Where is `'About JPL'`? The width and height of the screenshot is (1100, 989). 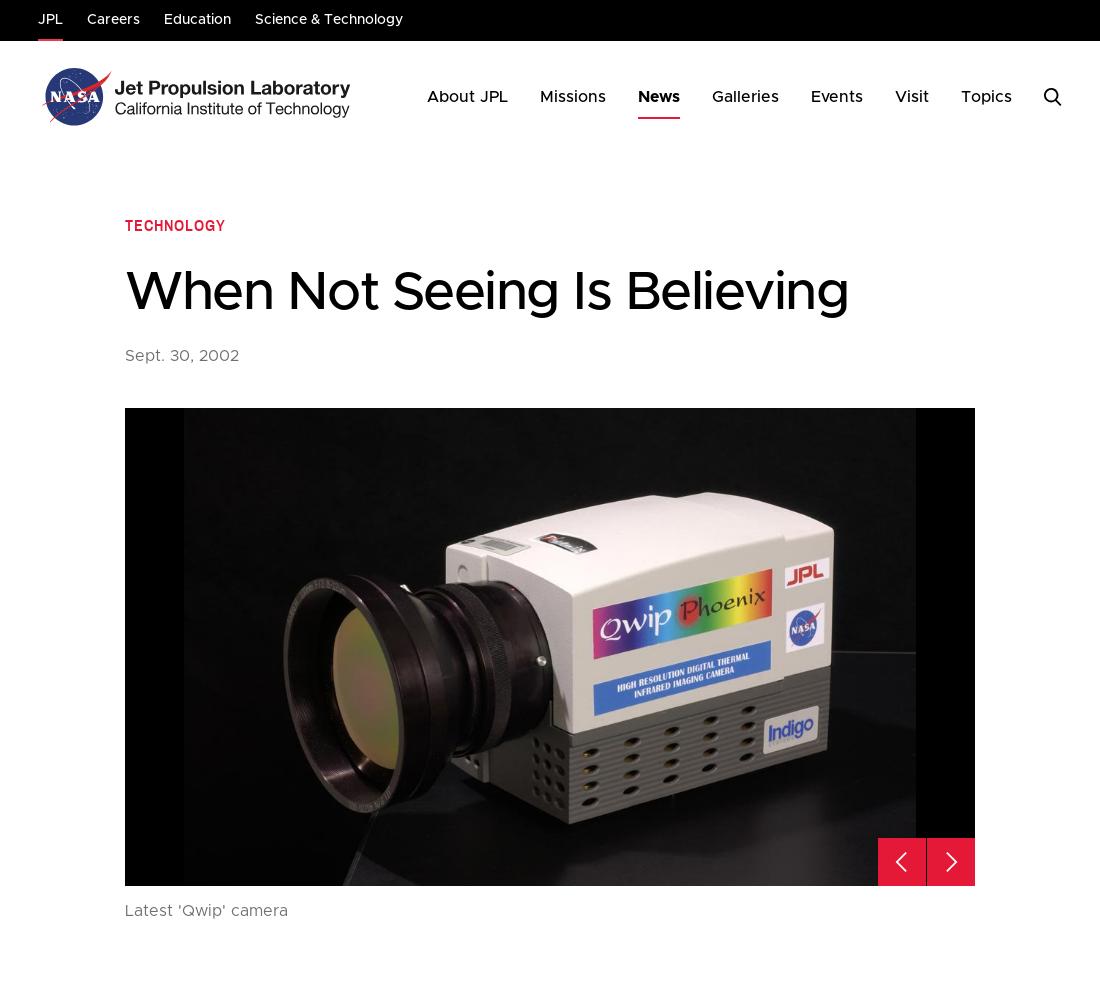
'About JPL' is located at coordinates (466, 97).